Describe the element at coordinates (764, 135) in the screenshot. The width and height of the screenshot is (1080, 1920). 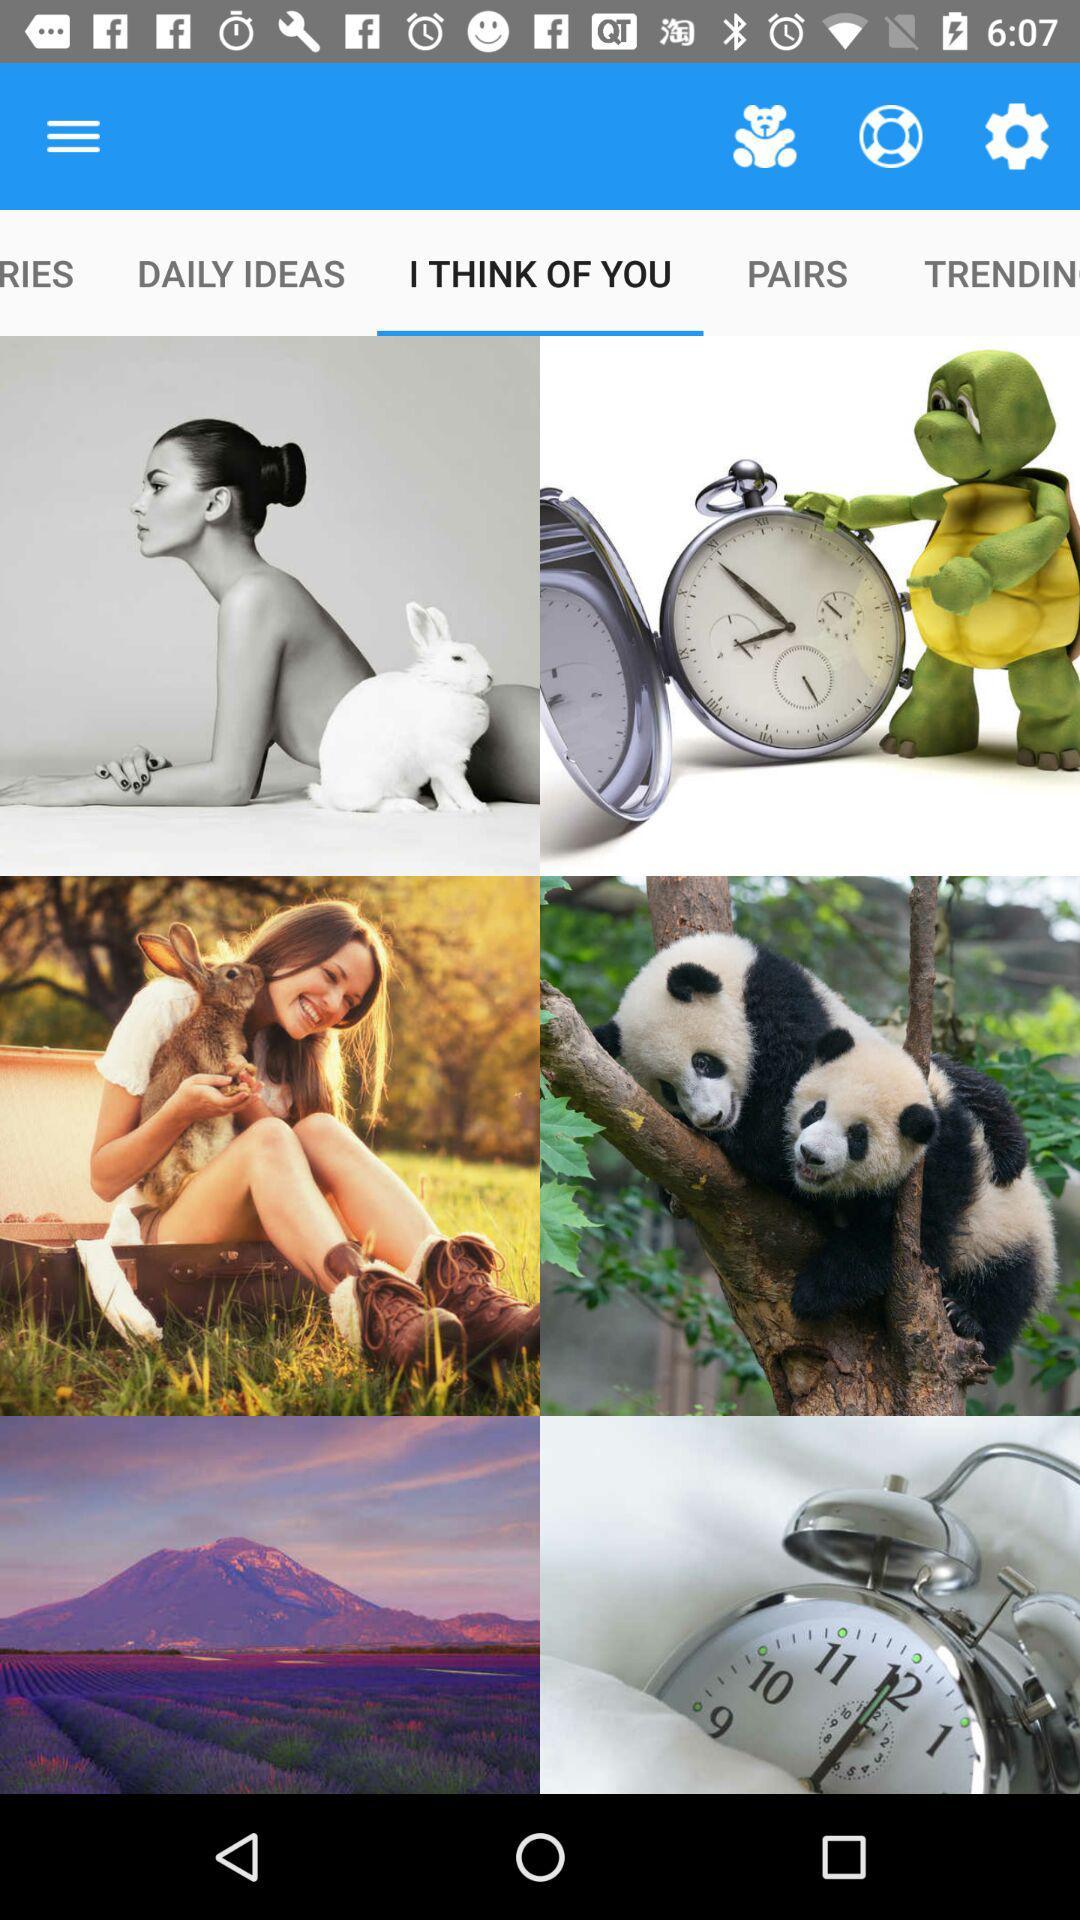
I see `the icon to the right of` at that location.